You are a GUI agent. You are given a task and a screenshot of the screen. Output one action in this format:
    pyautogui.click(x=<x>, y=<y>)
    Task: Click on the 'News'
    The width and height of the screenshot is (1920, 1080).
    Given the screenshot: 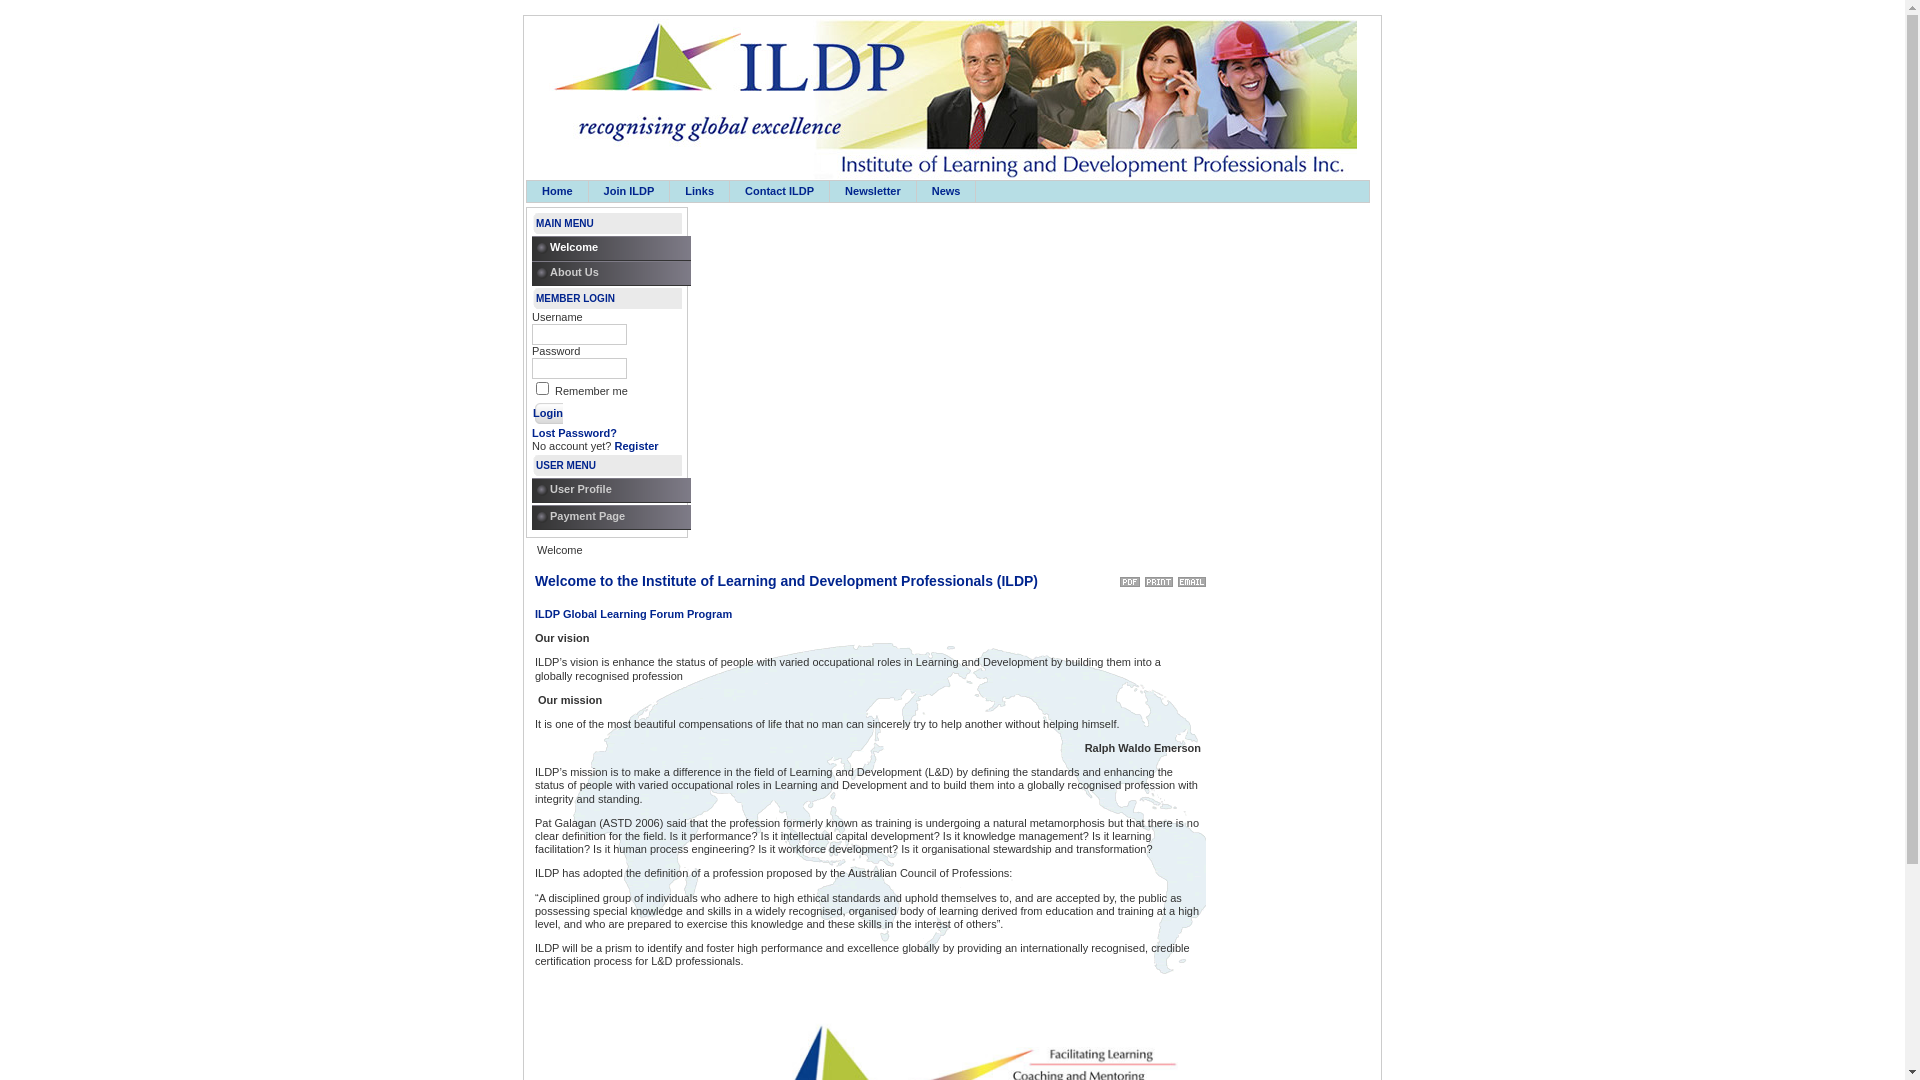 What is the action you would take?
    pyautogui.click(x=945, y=191)
    